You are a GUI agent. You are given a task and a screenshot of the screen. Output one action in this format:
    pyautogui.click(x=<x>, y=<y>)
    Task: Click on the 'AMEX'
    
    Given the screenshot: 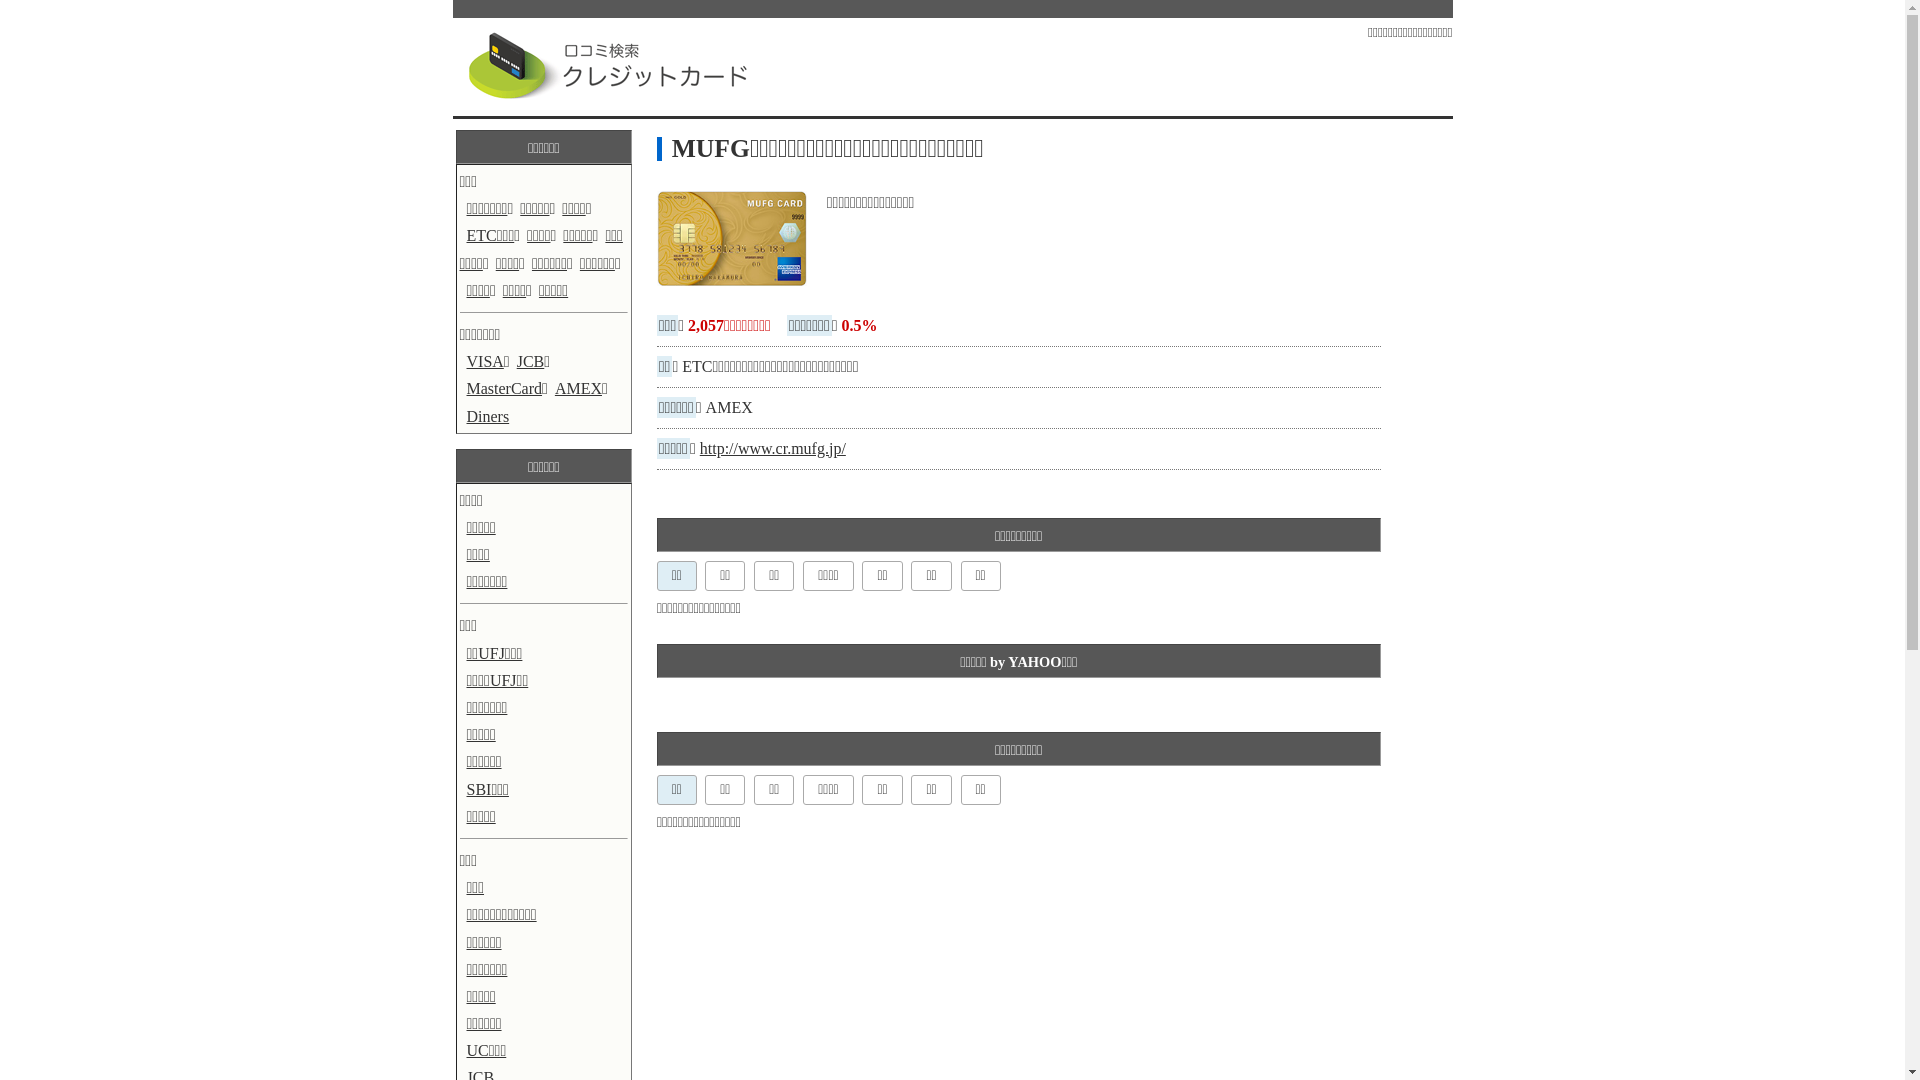 What is the action you would take?
    pyautogui.click(x=547, y=388)
    